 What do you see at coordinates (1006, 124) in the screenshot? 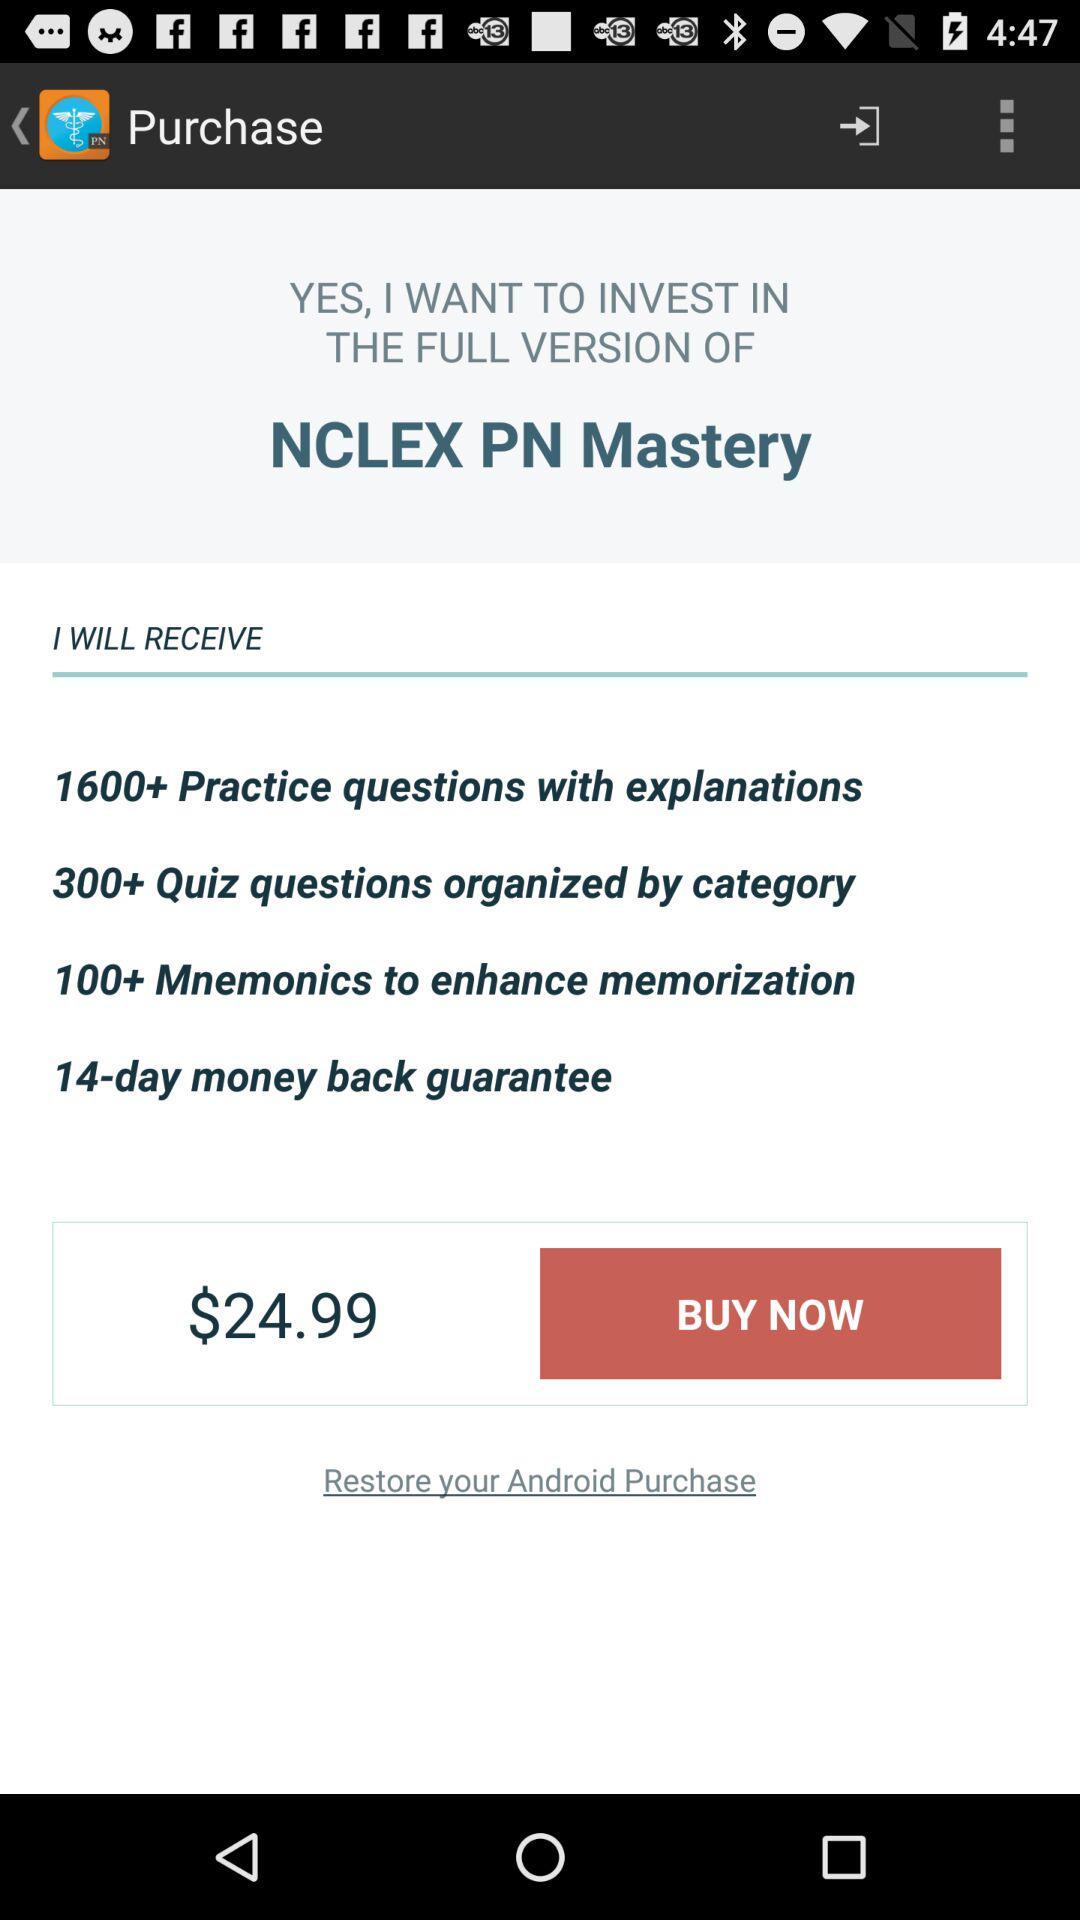
I see `the app above the yes i want icon` at bounding box center [1006, 124].